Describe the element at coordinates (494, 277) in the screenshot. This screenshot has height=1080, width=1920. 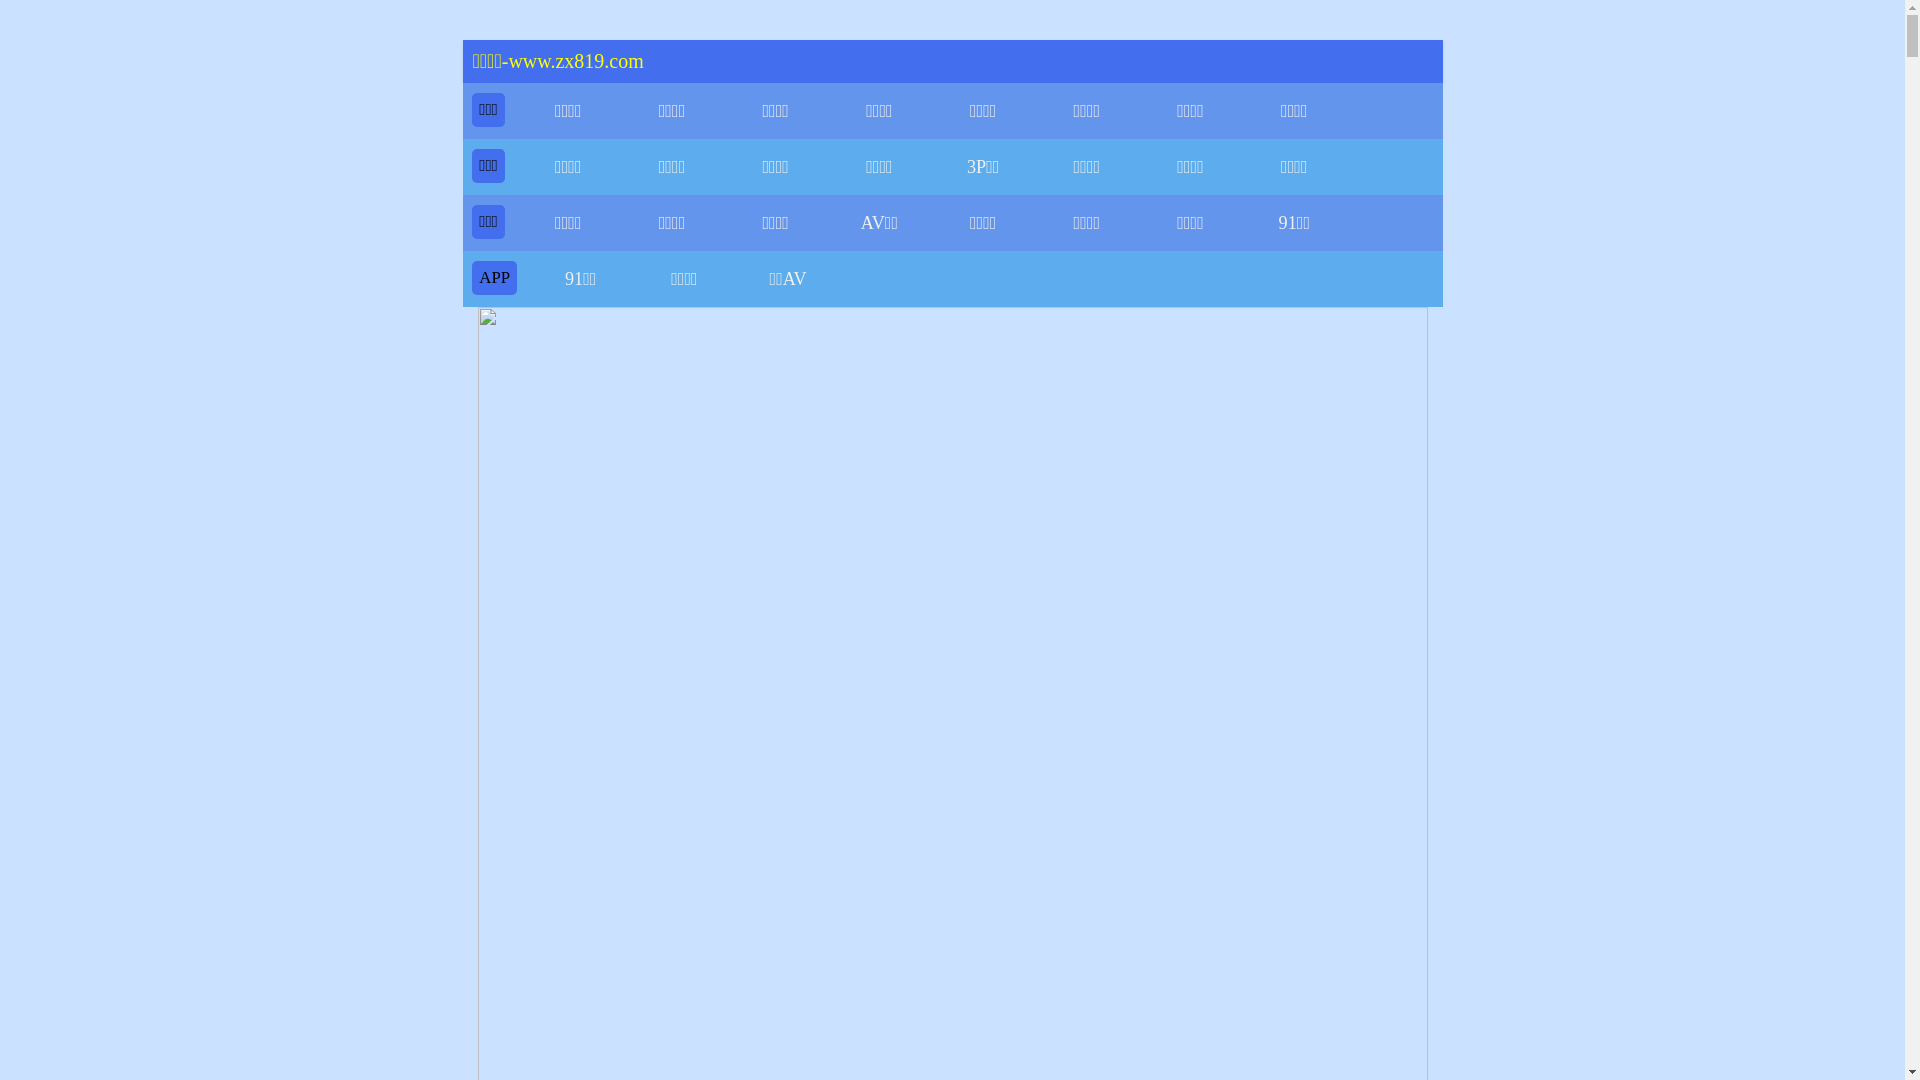
I see `'APP'` at that location.